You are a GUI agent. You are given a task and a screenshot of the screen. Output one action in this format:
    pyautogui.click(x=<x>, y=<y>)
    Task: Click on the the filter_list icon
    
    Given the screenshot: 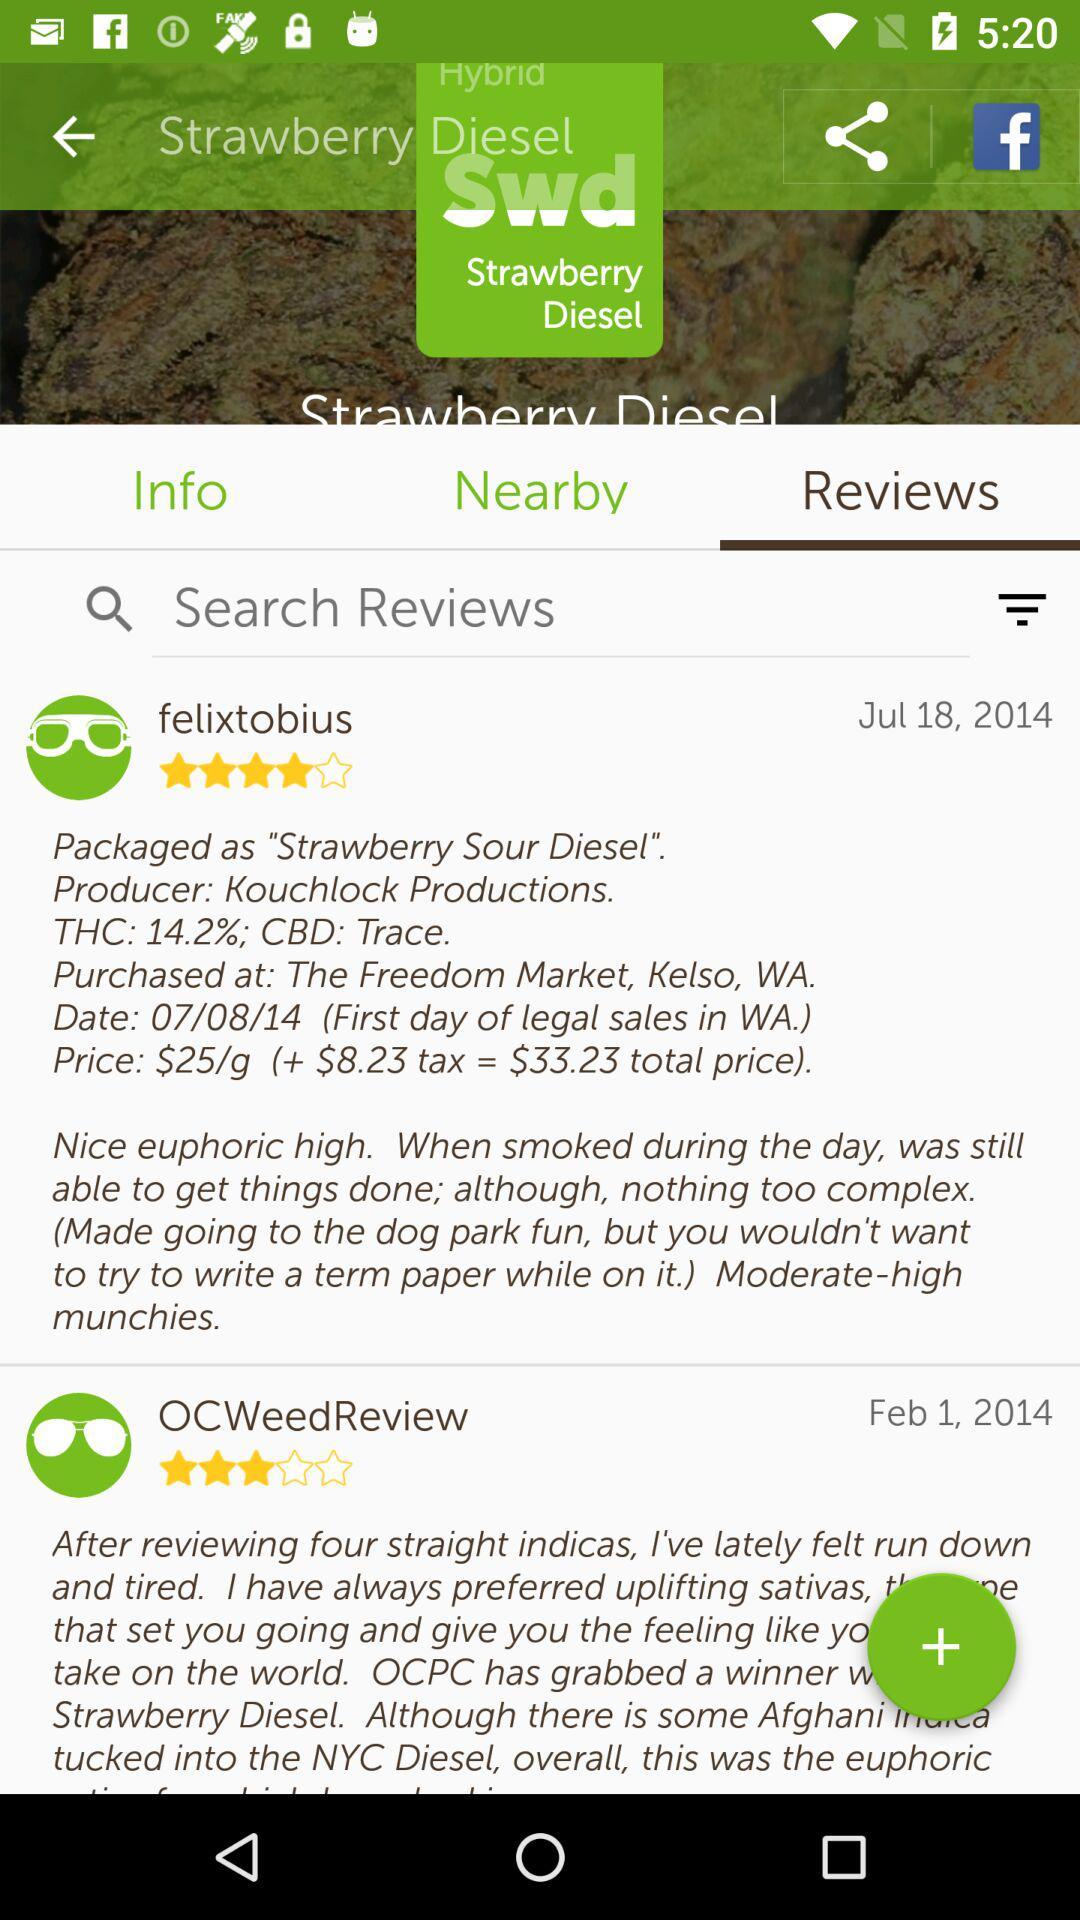 What is the action you would take?
    pyautogui.click(x=1022, y=608)
    